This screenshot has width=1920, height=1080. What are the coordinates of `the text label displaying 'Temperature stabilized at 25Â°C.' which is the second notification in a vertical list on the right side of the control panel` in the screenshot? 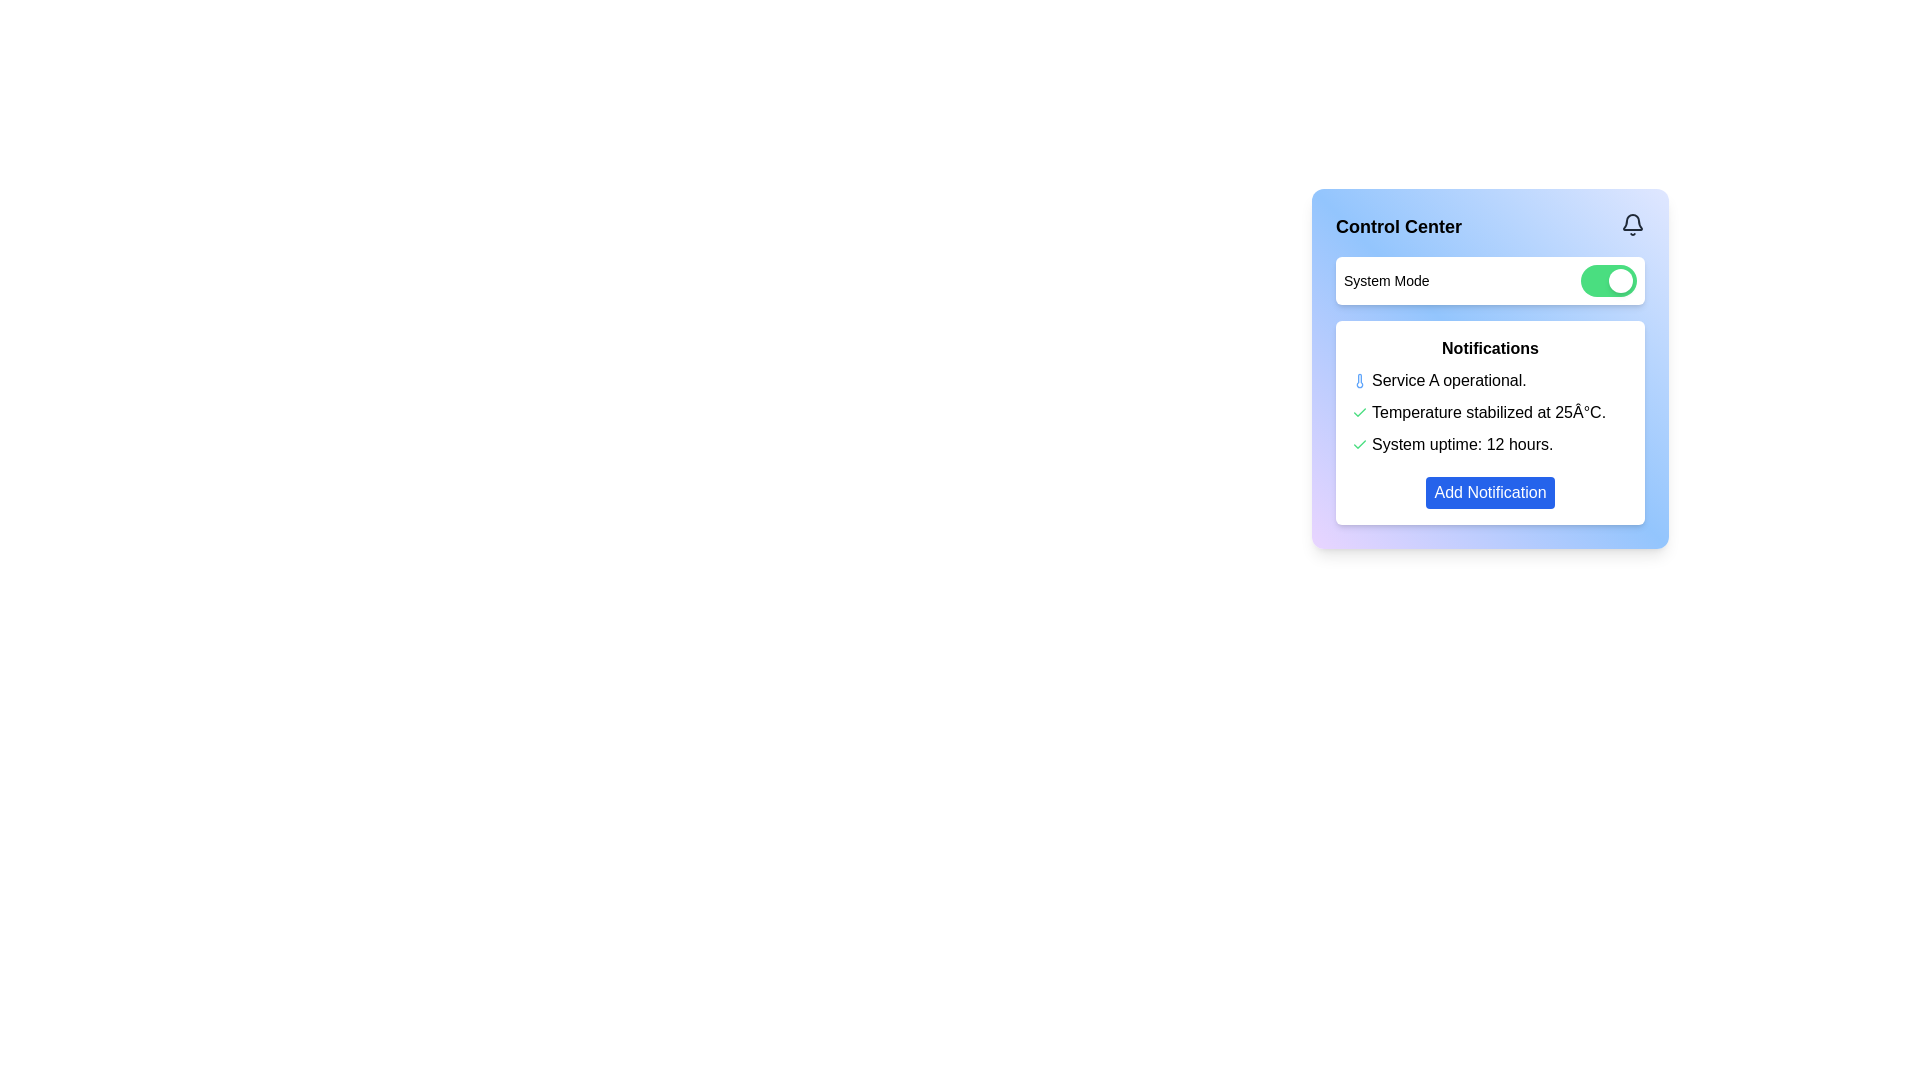 It's located at (1488, 411).